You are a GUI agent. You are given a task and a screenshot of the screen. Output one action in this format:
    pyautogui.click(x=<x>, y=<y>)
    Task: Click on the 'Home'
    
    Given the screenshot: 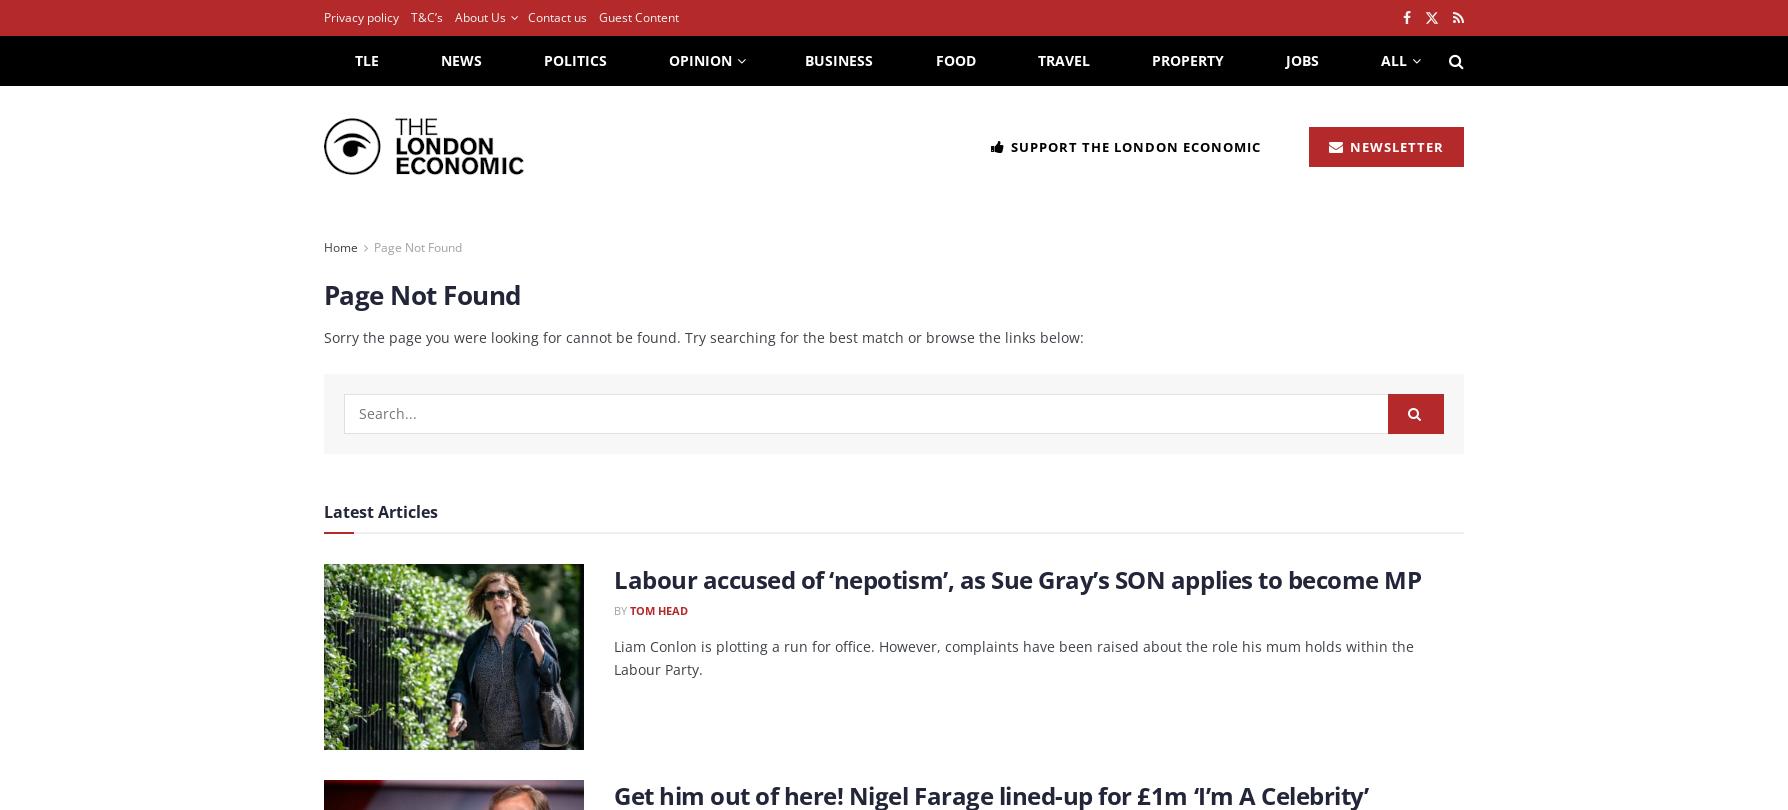 What is the action you would take?
    pyautogui.click(x=322, y=246)
    